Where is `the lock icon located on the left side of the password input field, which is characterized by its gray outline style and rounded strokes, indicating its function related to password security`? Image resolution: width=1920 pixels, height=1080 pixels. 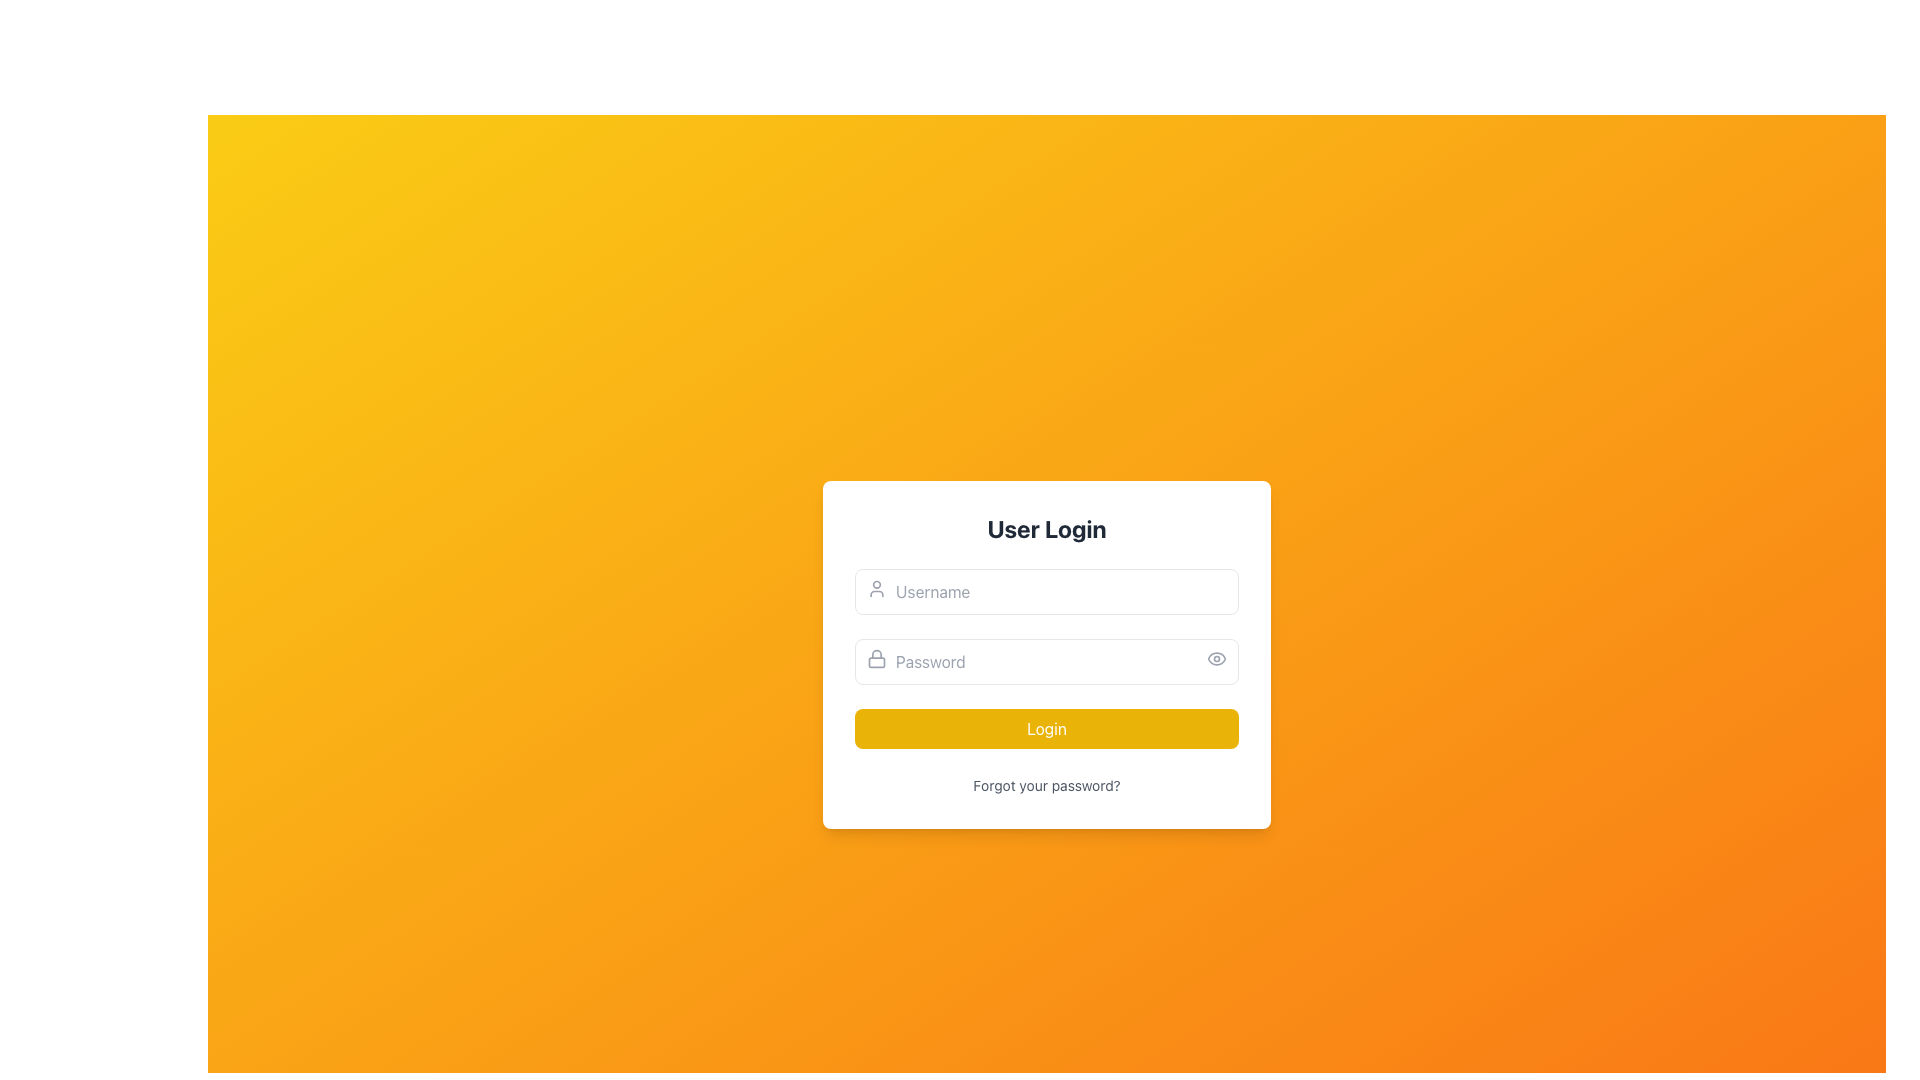 the lock icon located on the left side of the password input field, which is characterized by its gray outline style and rounded strokes, indicating its function related to password security is located at coordinates (877, 659).